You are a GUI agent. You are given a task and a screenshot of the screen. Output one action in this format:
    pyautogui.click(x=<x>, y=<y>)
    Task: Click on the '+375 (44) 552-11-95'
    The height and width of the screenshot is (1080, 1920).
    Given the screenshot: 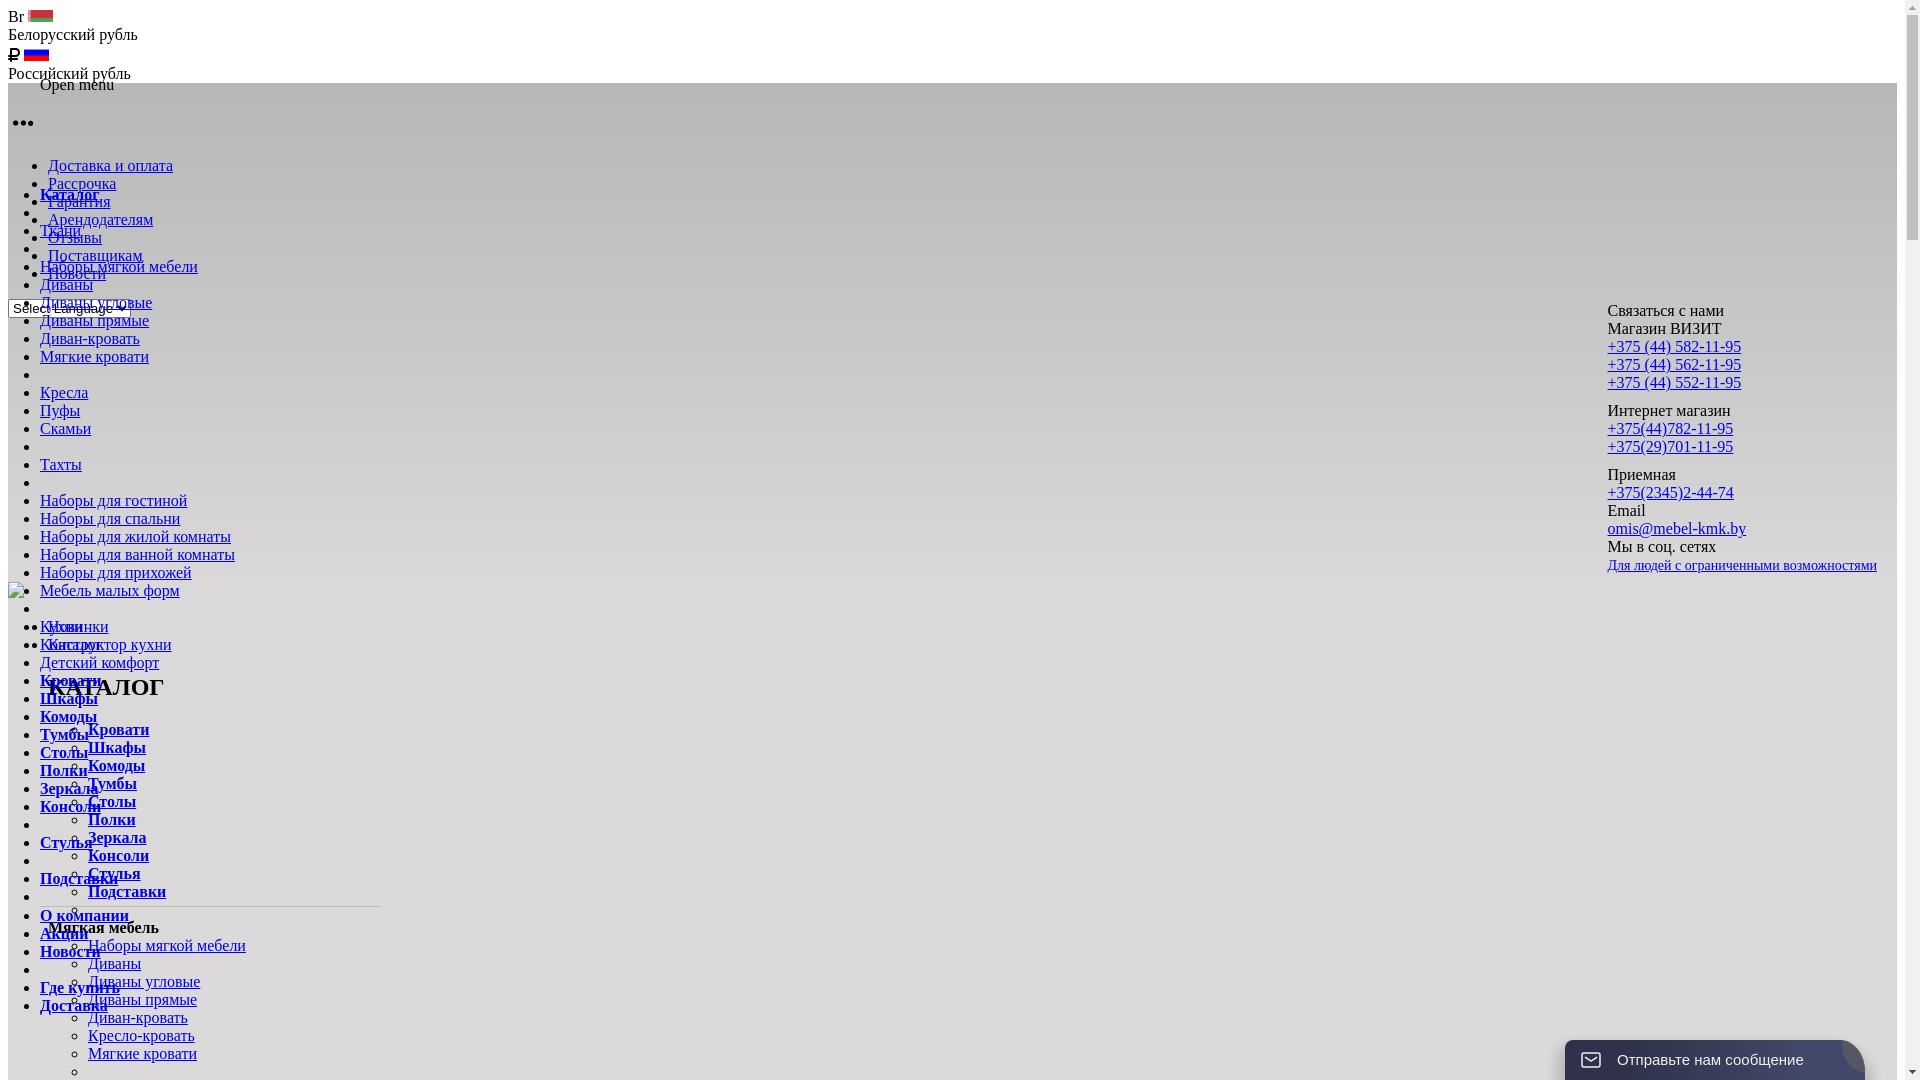 What is the action you would take?
    pyautogui.click(x=1675, y=382)
    